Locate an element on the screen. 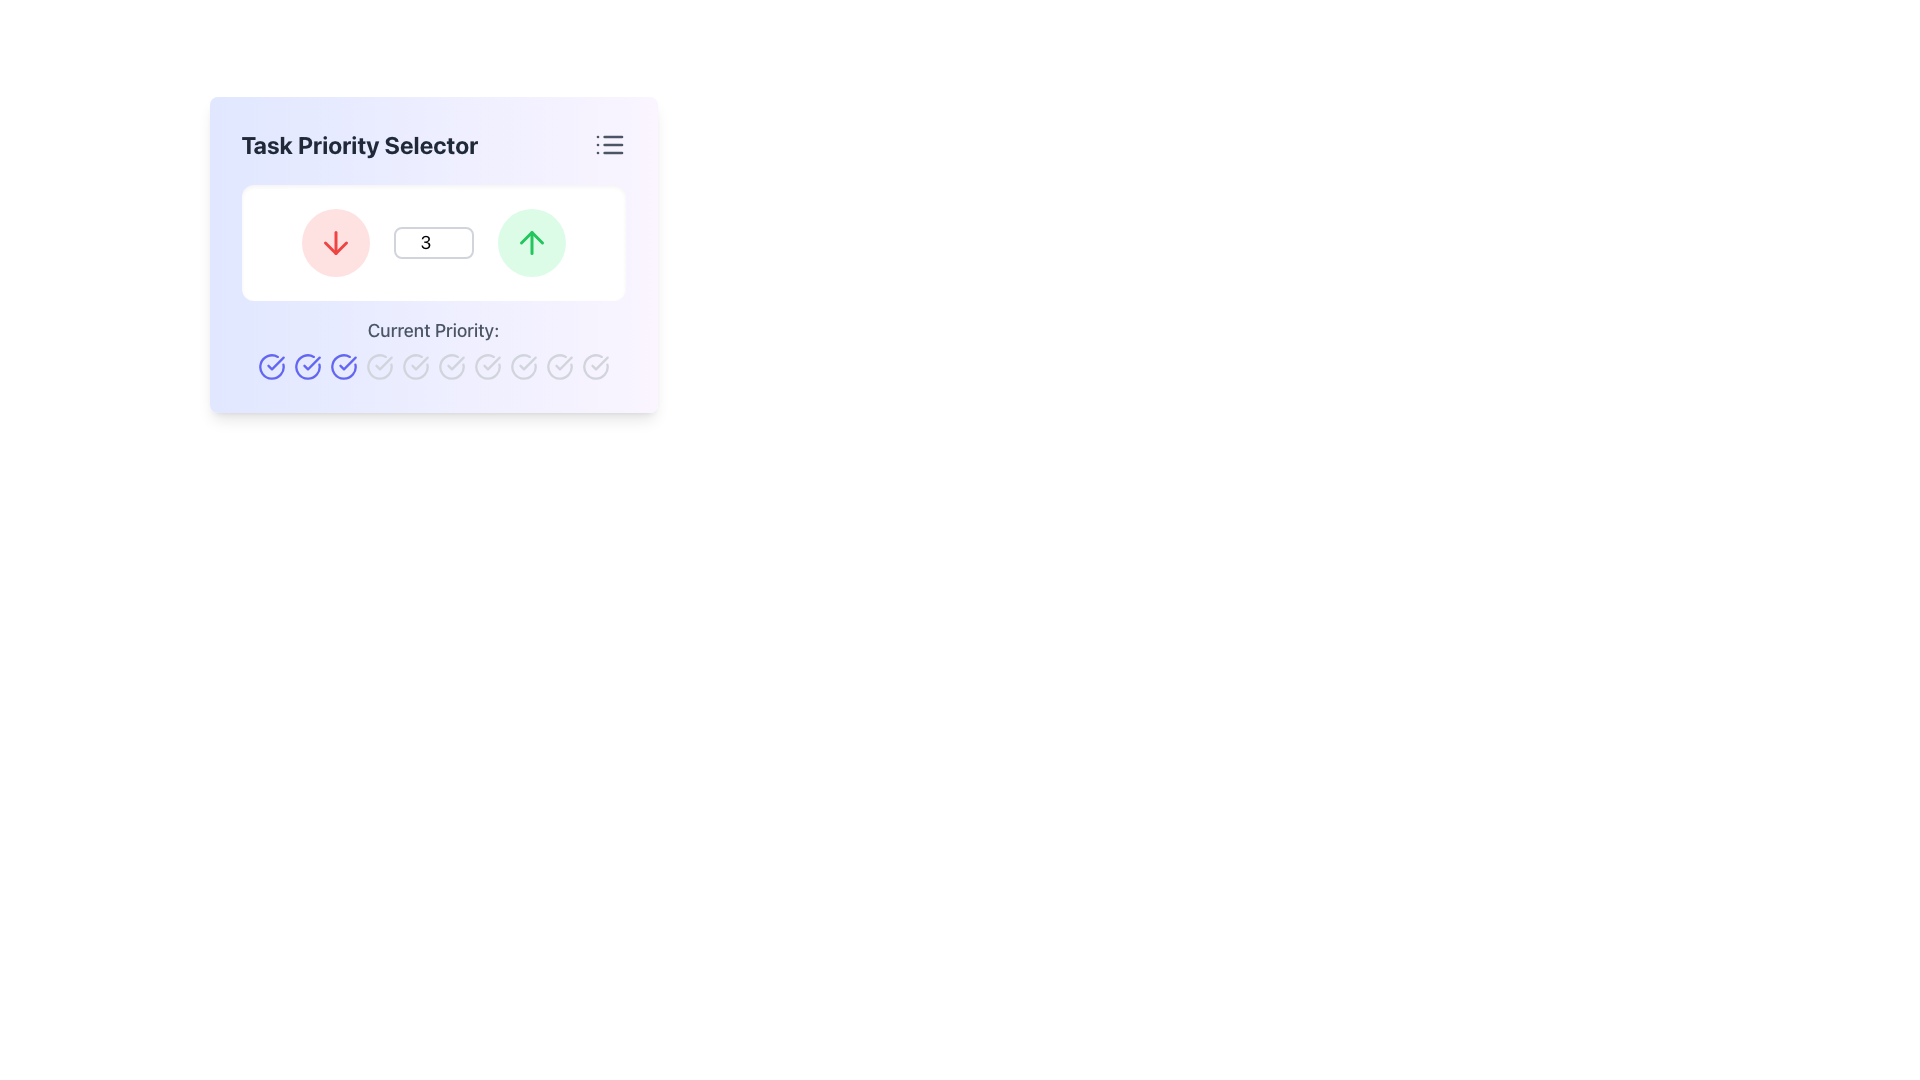  the 8th circular checkbox icon with a check mark in the 'Current Priority' section to interact is located at coordinates (523, 366).